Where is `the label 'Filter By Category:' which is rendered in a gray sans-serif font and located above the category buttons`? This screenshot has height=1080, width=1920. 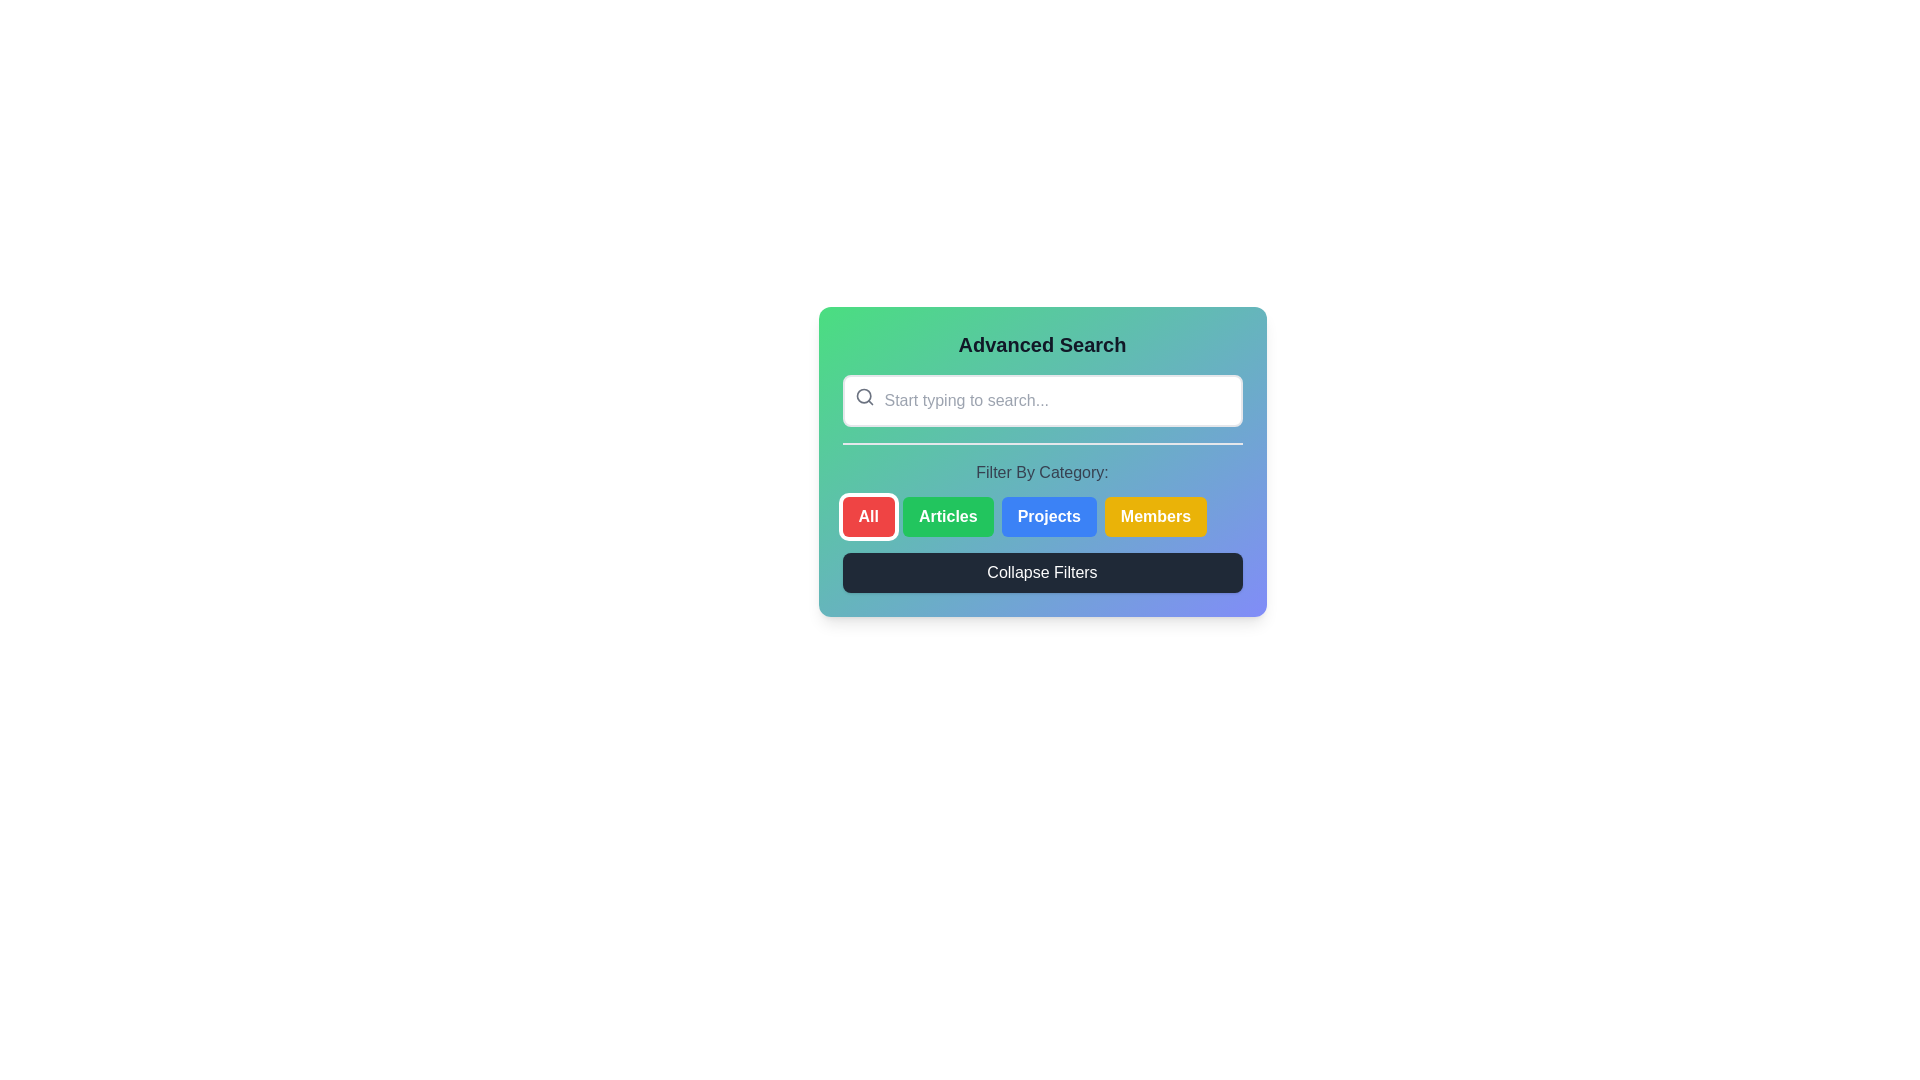
the label 'Filter By Category:' which is rendered in a gray sans-serif font and located above the category buttons is located at coordinates (1041, 472).